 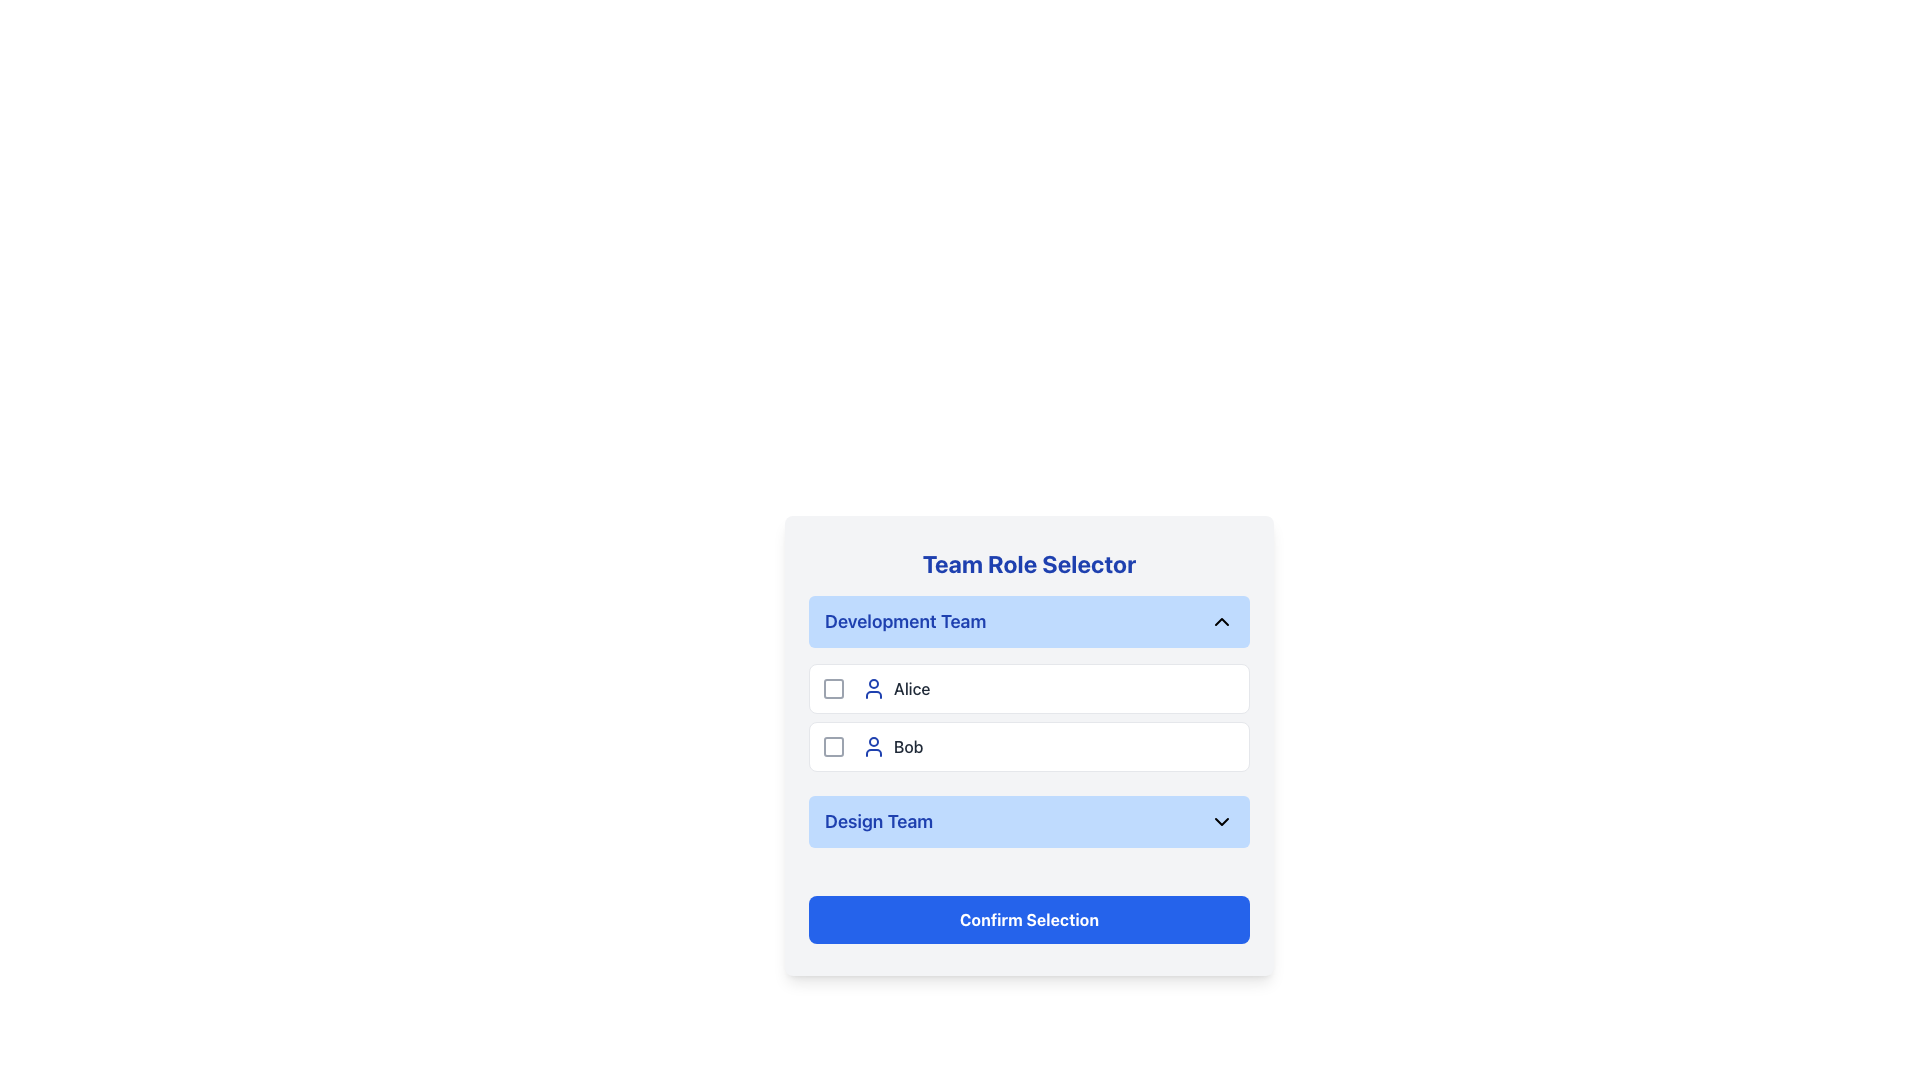 What do you see at coordinates (911, 688) in the screenshot?
I see `the label text for the first team member 'Alice' in the 'Development Team' section, which is positioned to the right of an avatar icon and a checkbox` at bounding box center [911, 688].